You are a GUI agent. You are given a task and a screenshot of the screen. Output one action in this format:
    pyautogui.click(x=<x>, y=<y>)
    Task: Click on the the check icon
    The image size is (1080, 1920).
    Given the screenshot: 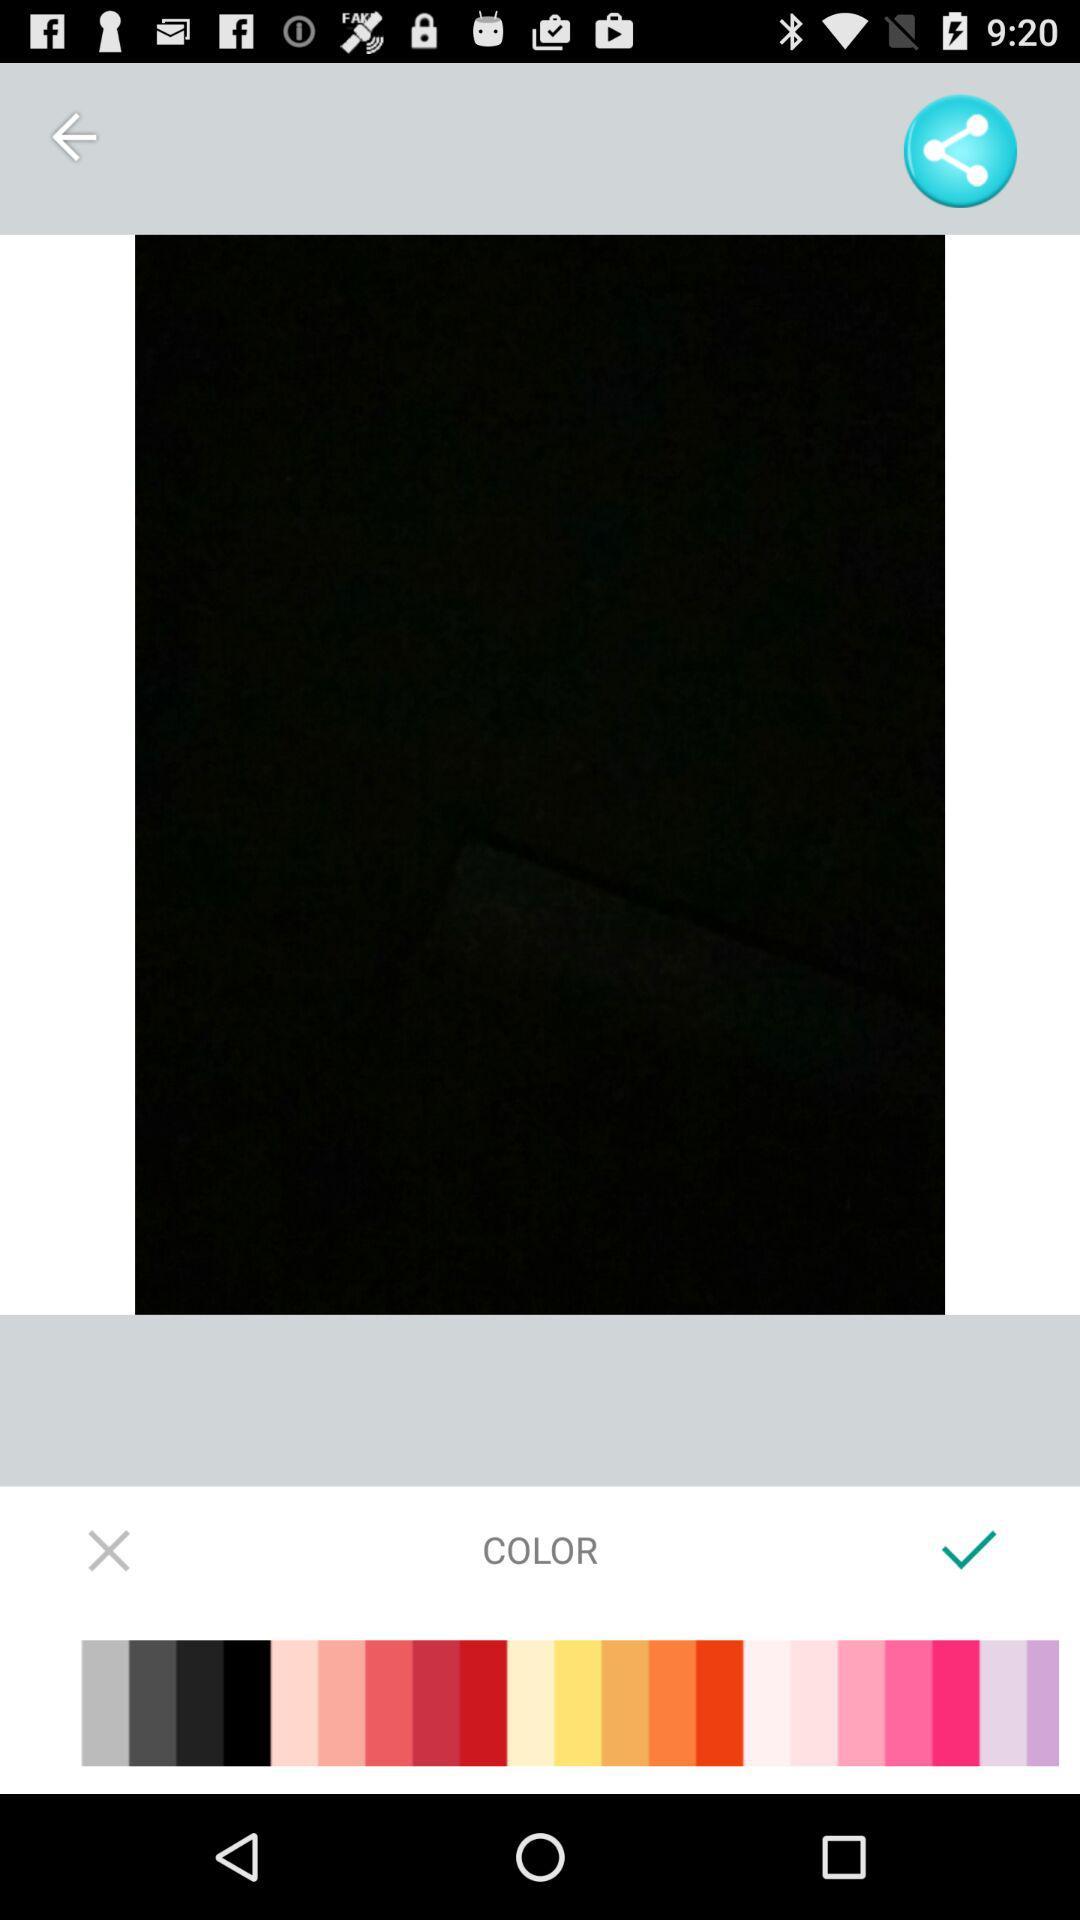 What is the action you would take?
    pyautogui.click(x=968, y=1658)
    